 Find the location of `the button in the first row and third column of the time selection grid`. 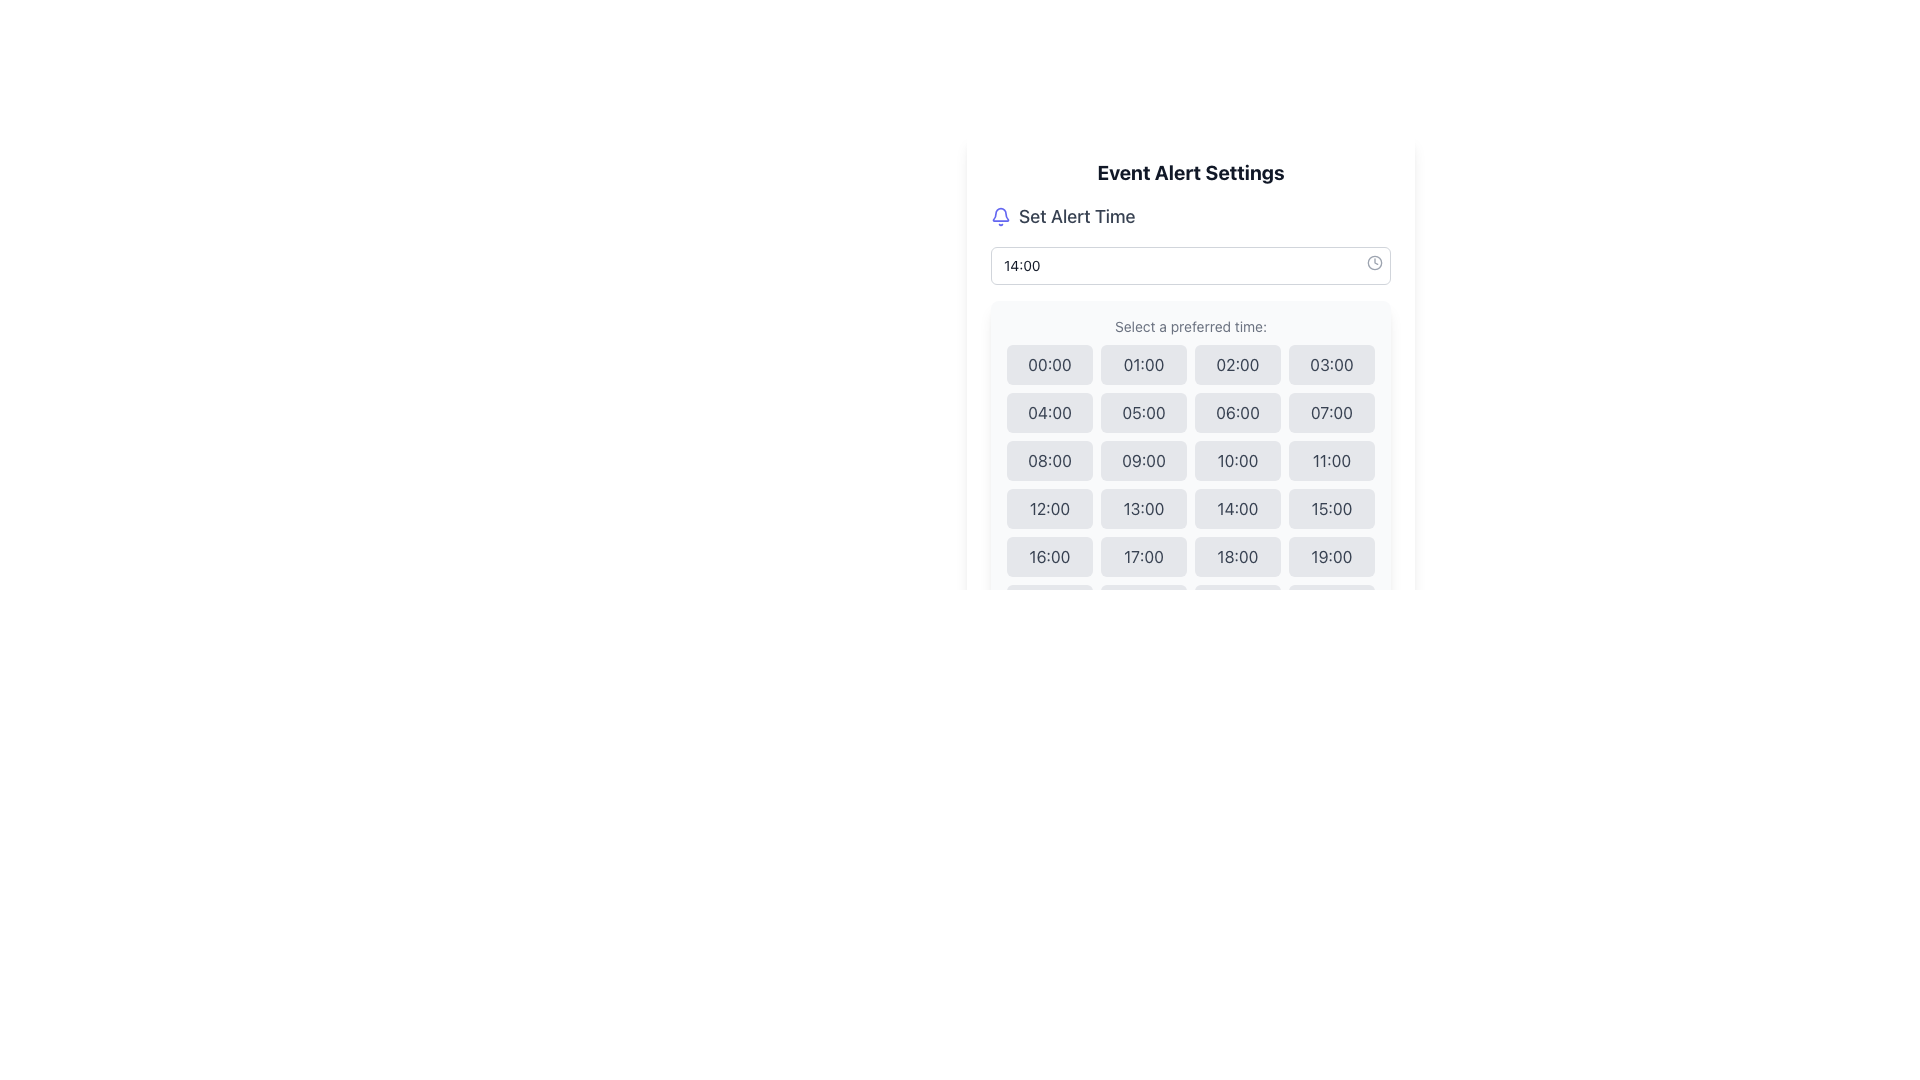

the button in the first row and third column of the time selection grid is located at coordinates (1237, 365).